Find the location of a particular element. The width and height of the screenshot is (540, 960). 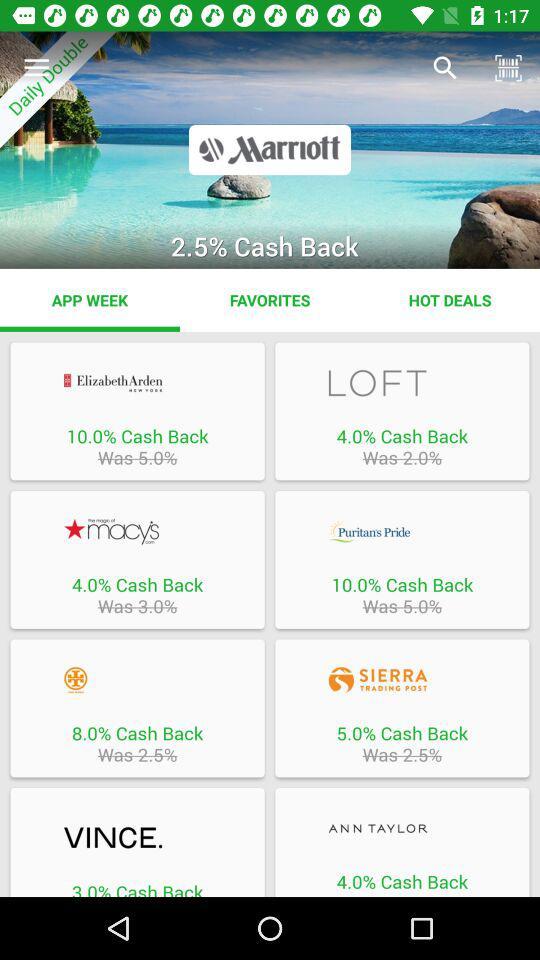

website is located at coordinates (402, 530).